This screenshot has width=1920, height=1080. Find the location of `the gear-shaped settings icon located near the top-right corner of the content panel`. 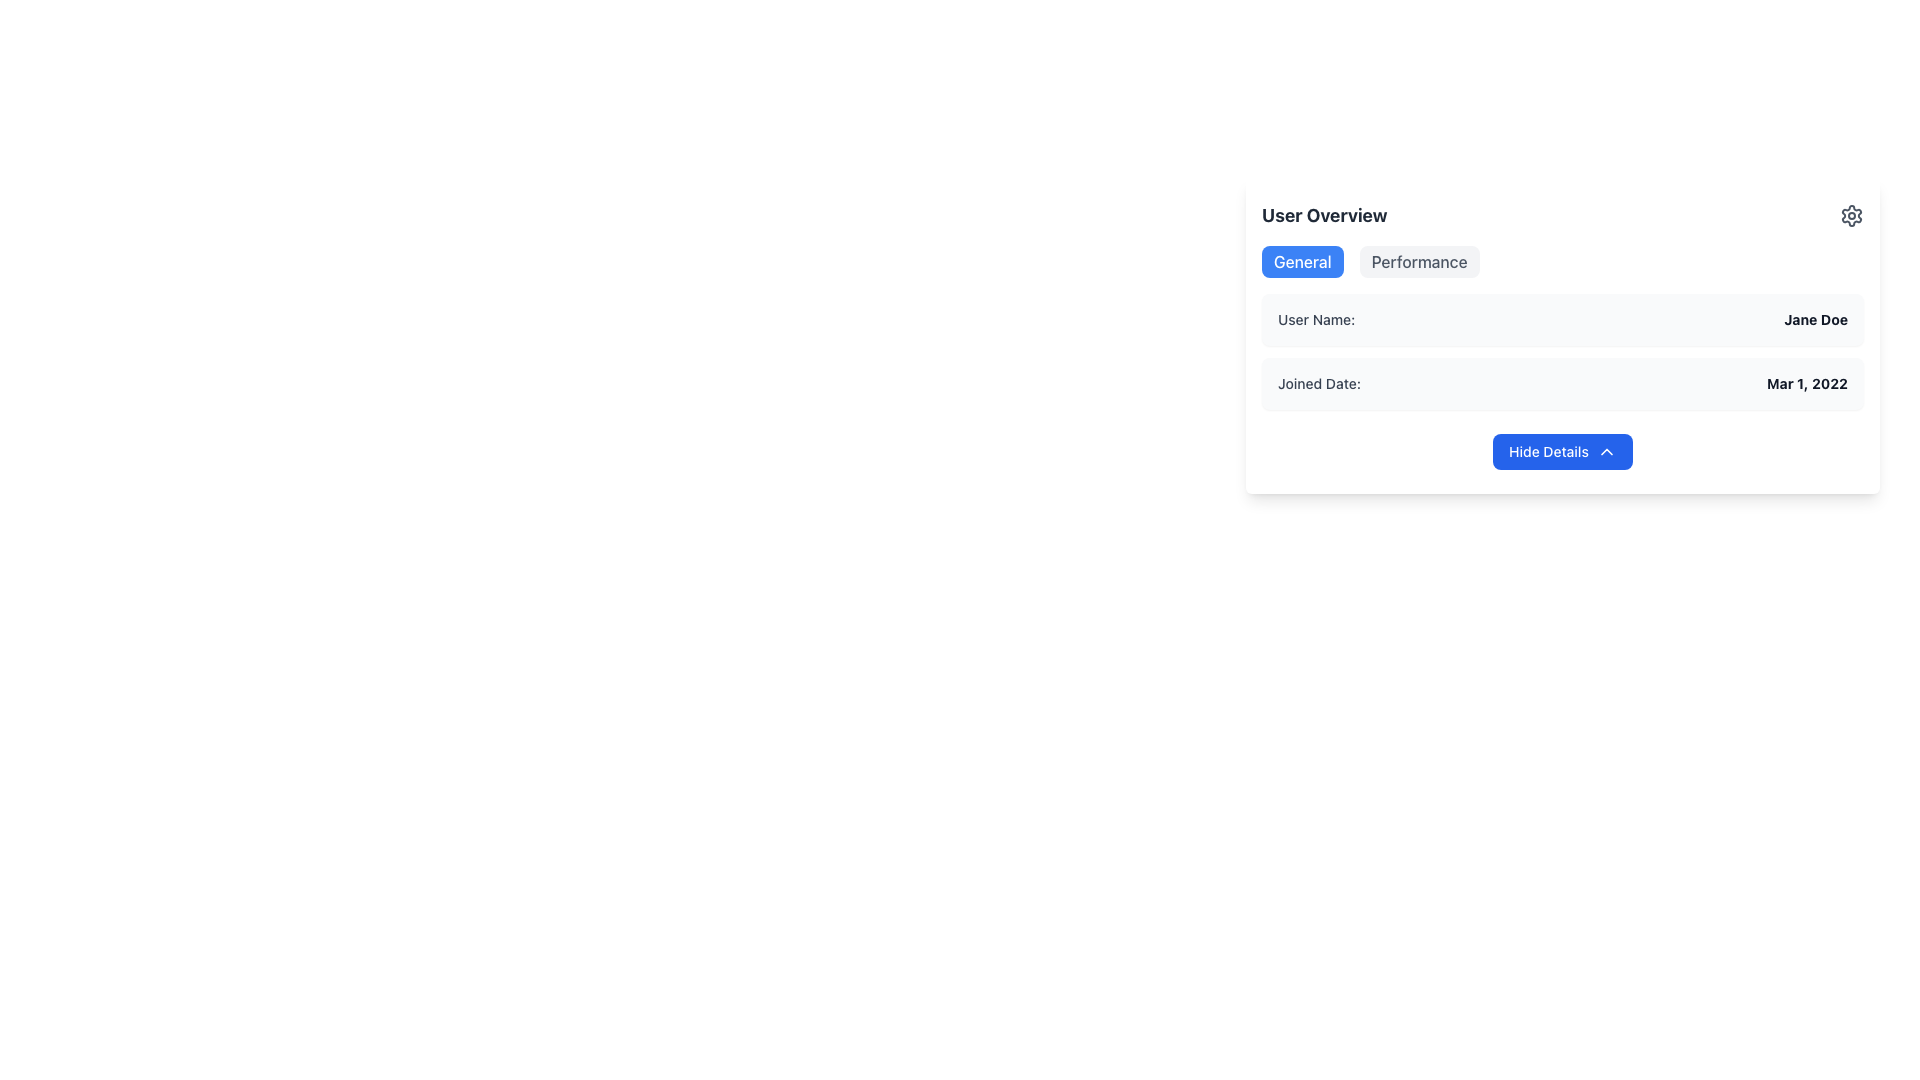

the gear-shaped settings icon located near the top-right corner of the content panel is located at coordinates (1851, 216).